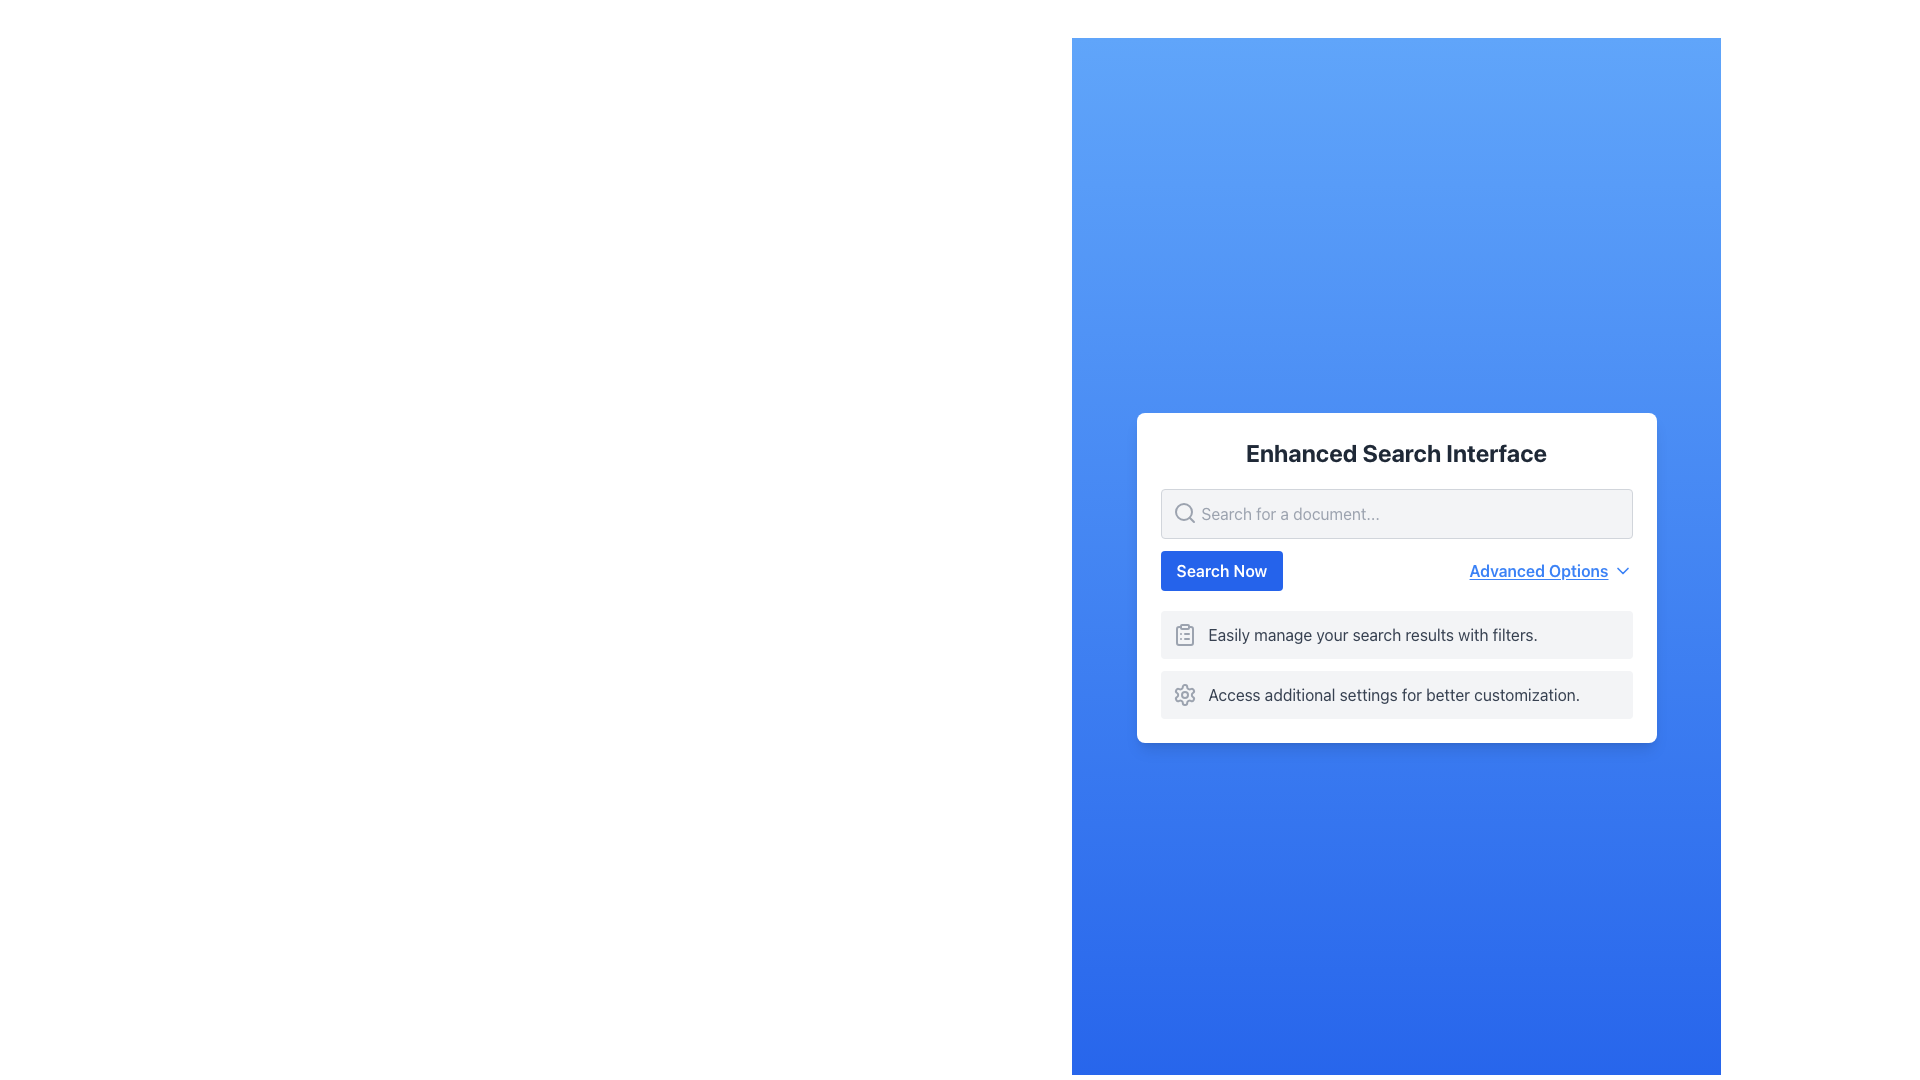 The image size is (1920, 1080). What do you see at coordinates (1184, 693) in the screenshot?
I see `the gear-shaped icon next to the text 'Access additional settings for better customization.'` at bounding box center [1184, 693].